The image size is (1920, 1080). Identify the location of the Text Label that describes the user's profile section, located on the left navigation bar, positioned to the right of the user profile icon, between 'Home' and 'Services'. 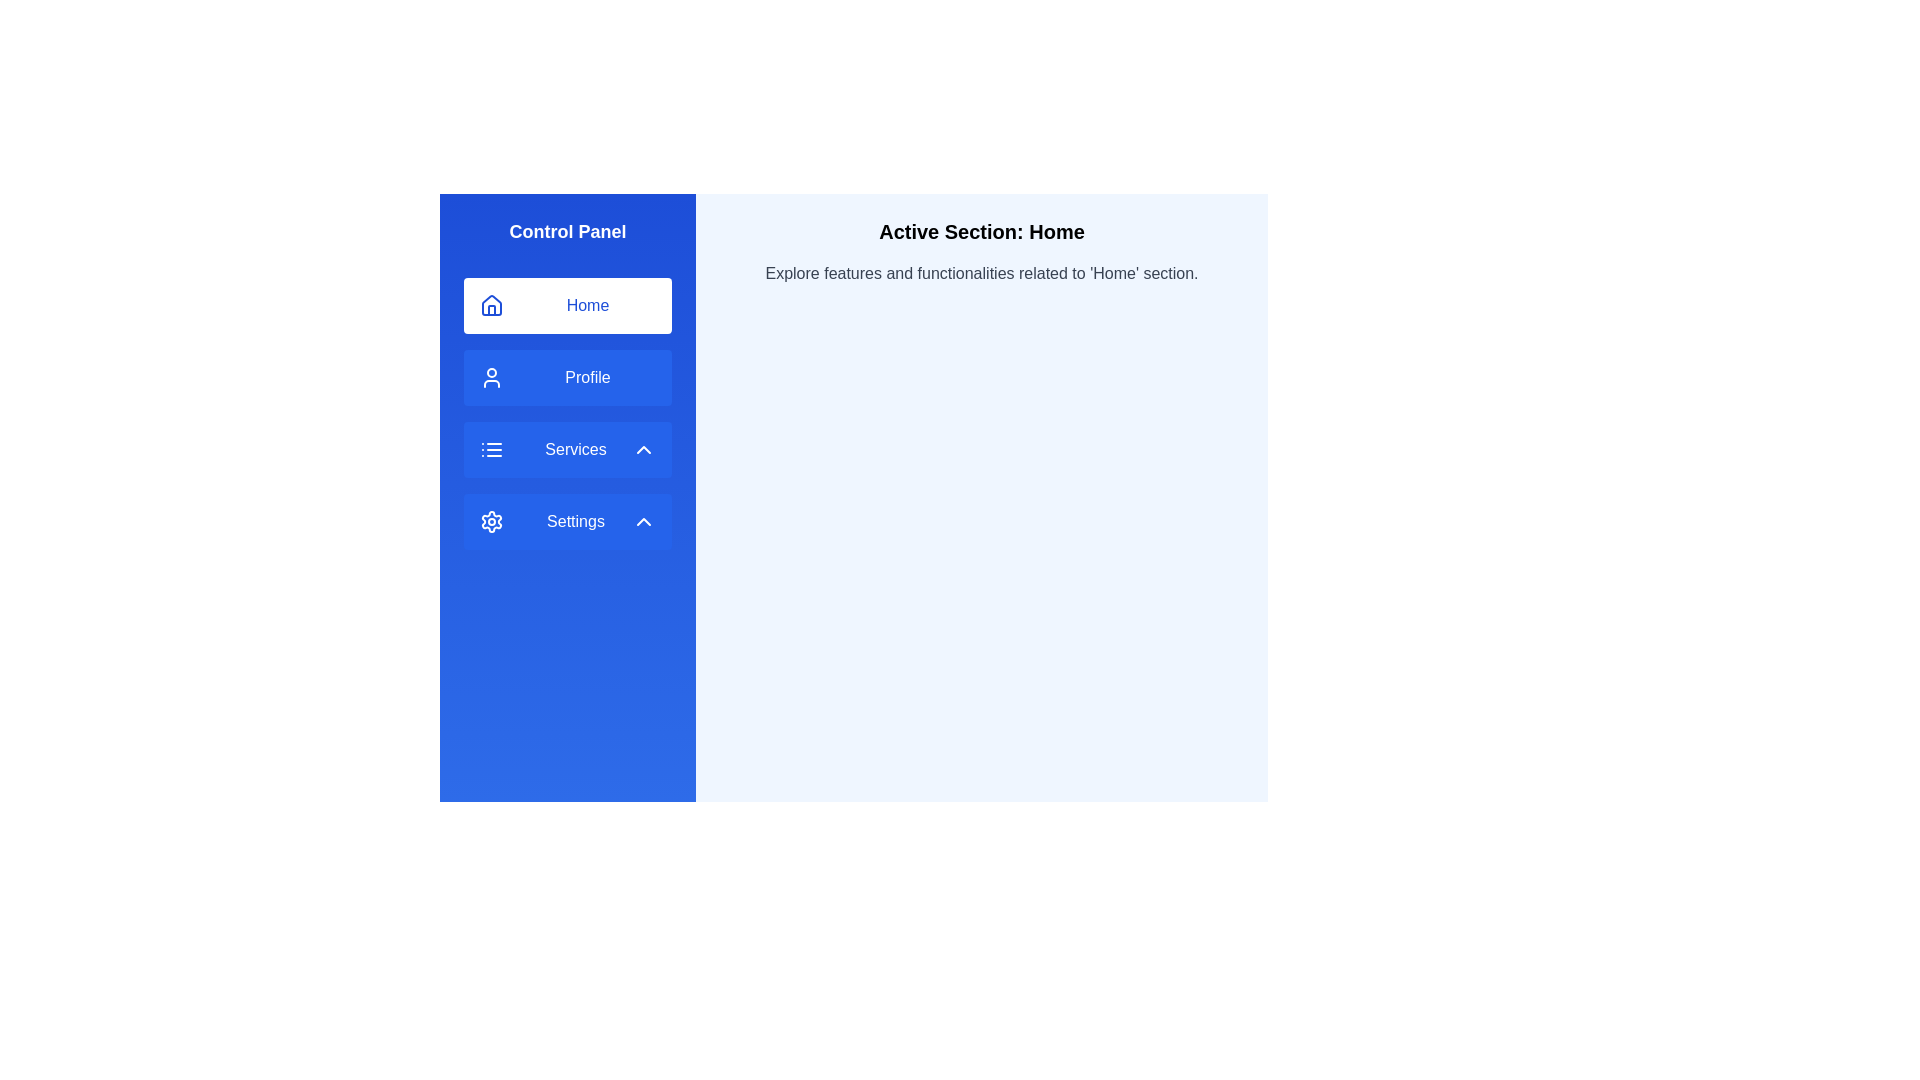
(587, 378).